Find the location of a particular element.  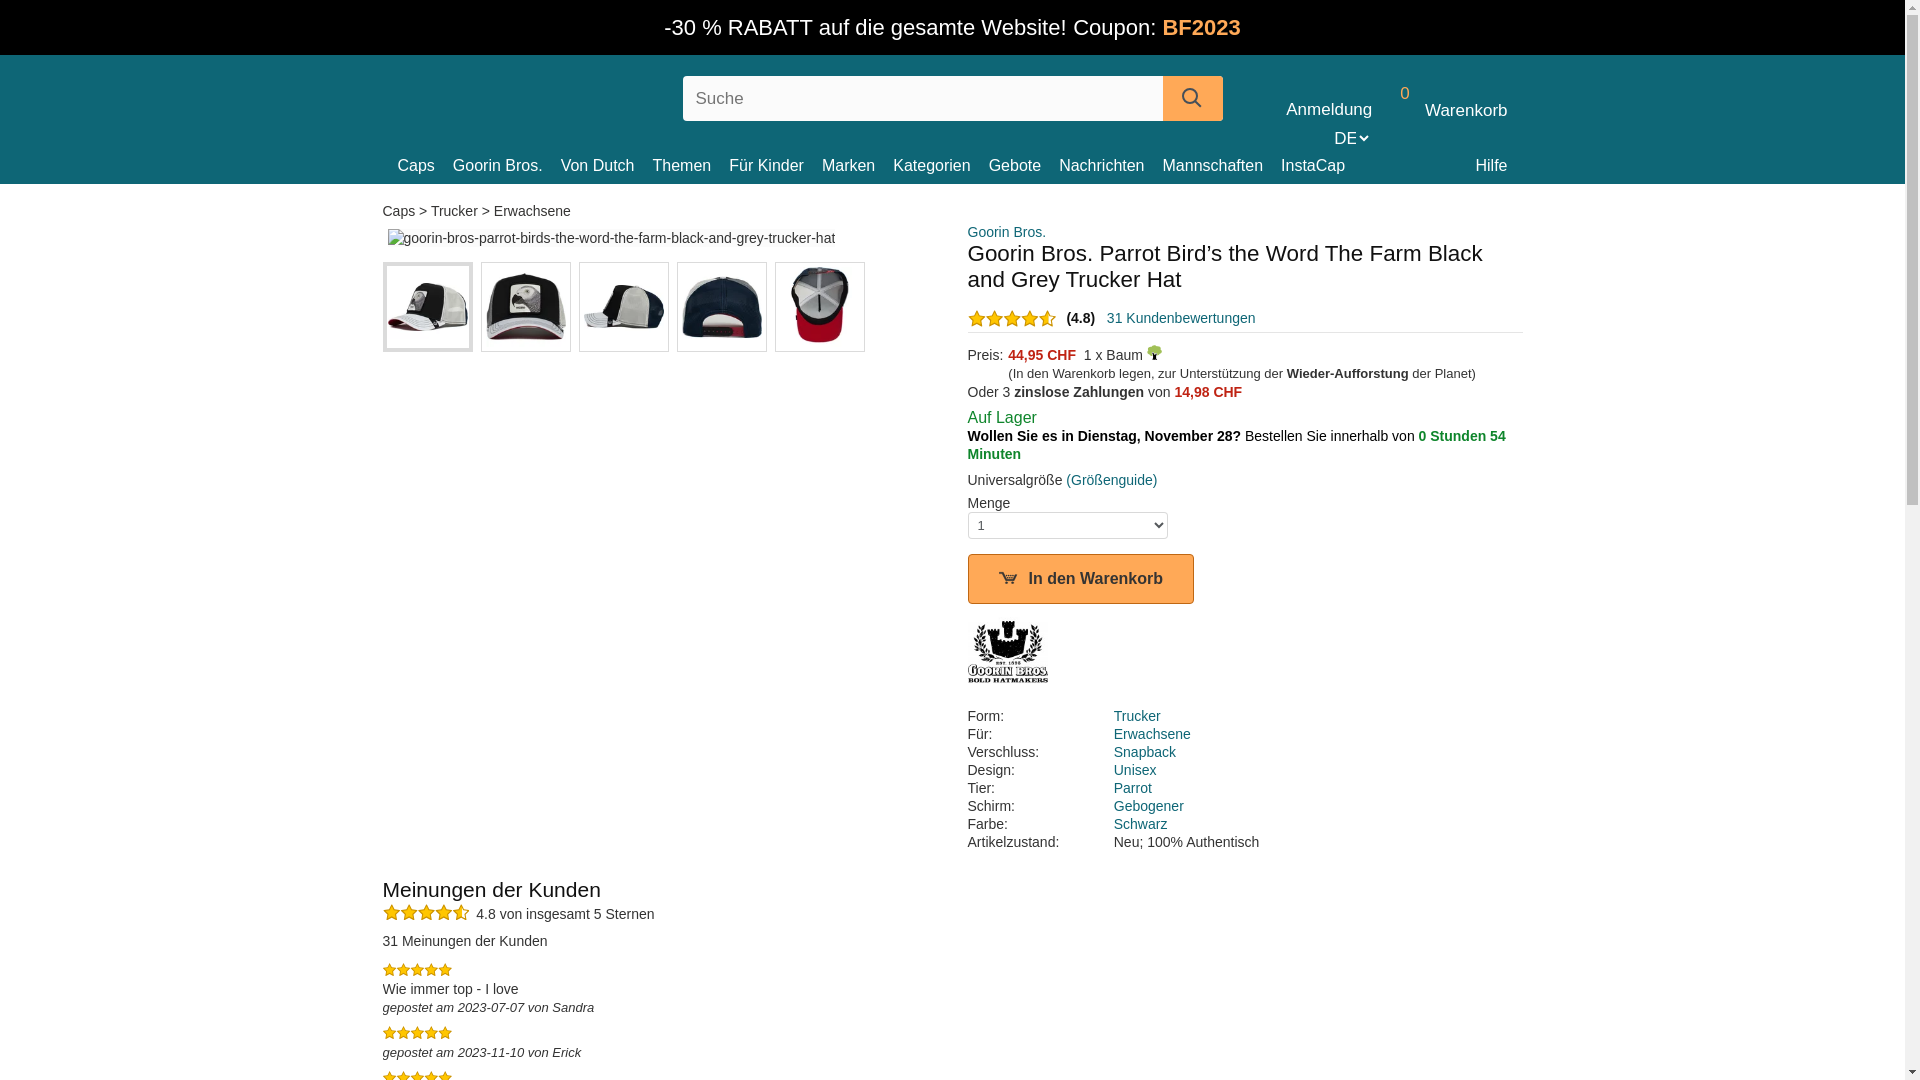

'Caps' is located at coordinates (382, 211).